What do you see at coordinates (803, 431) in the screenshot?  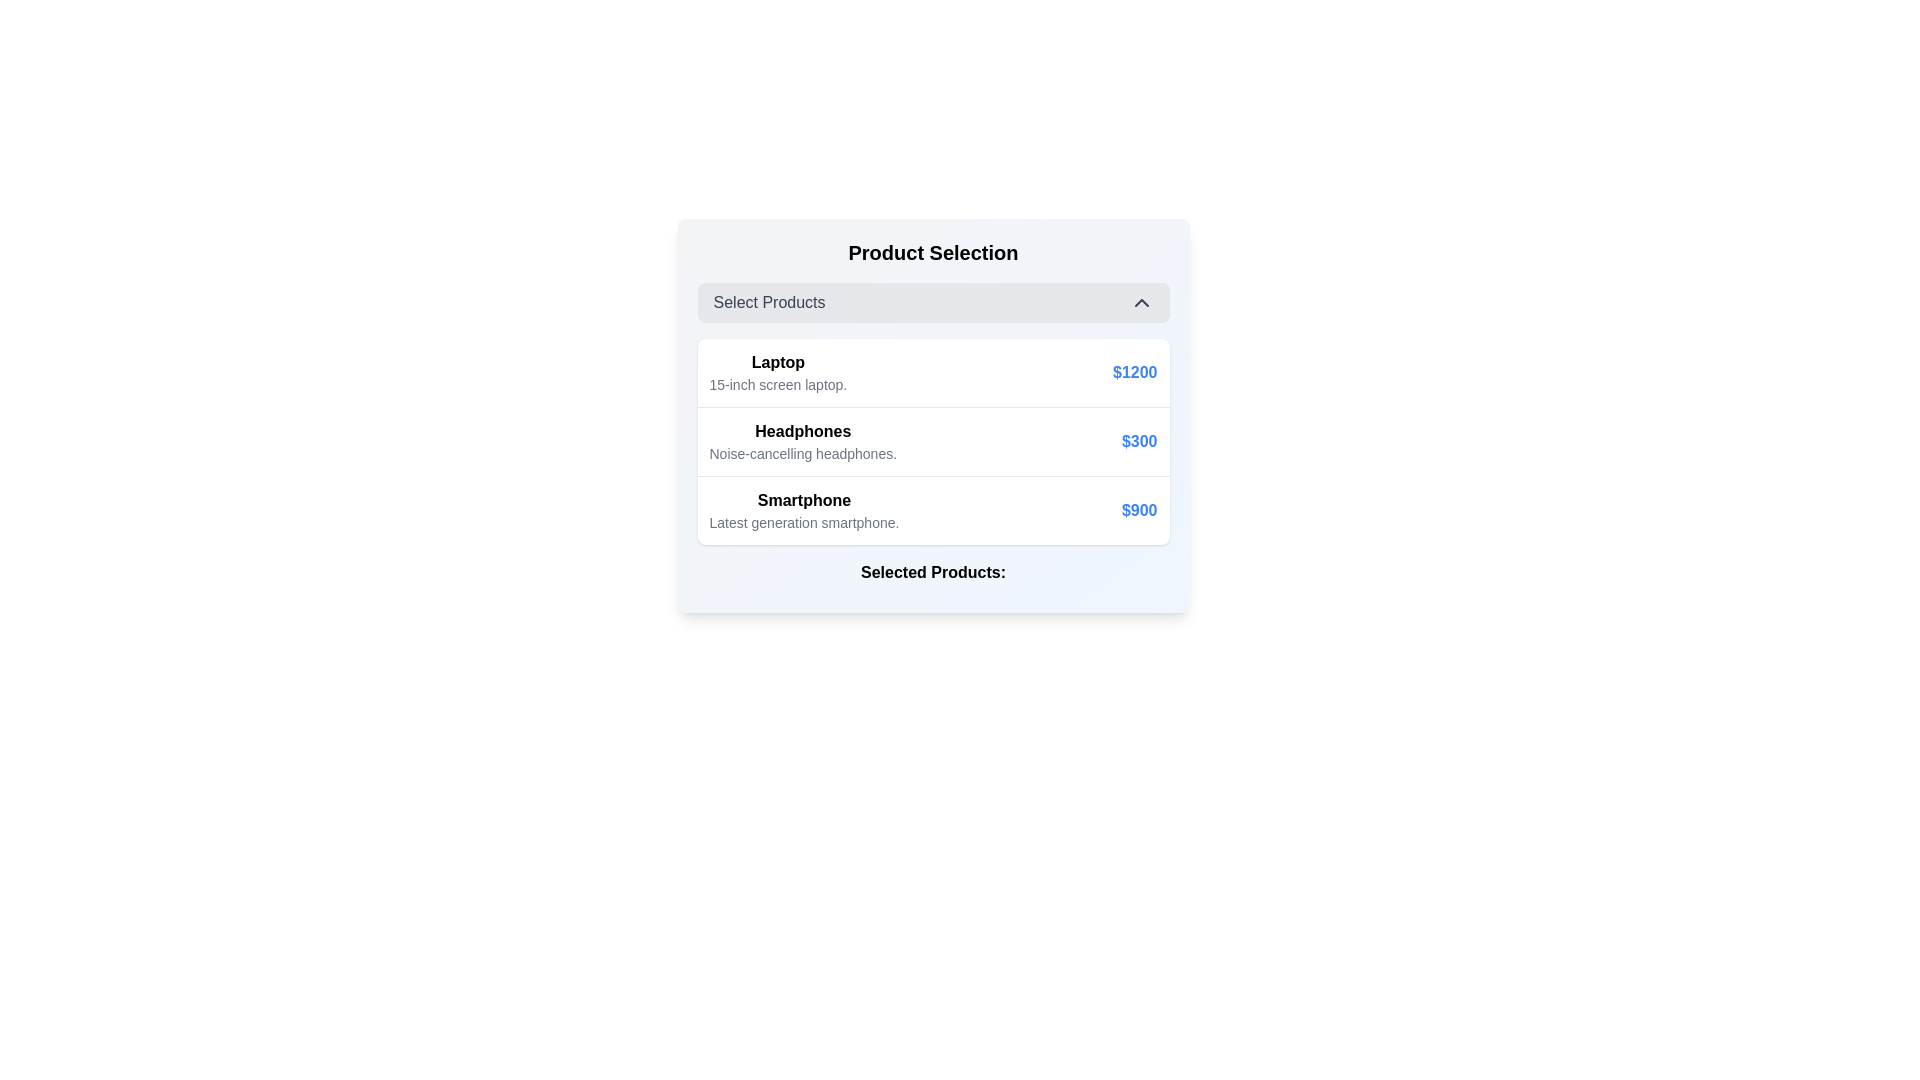 I see `the primary text label that identifies the second product option in the list, which is positioned above the description text for 'Noise-cancelling headphones.'` at bounding box center [803, 431].